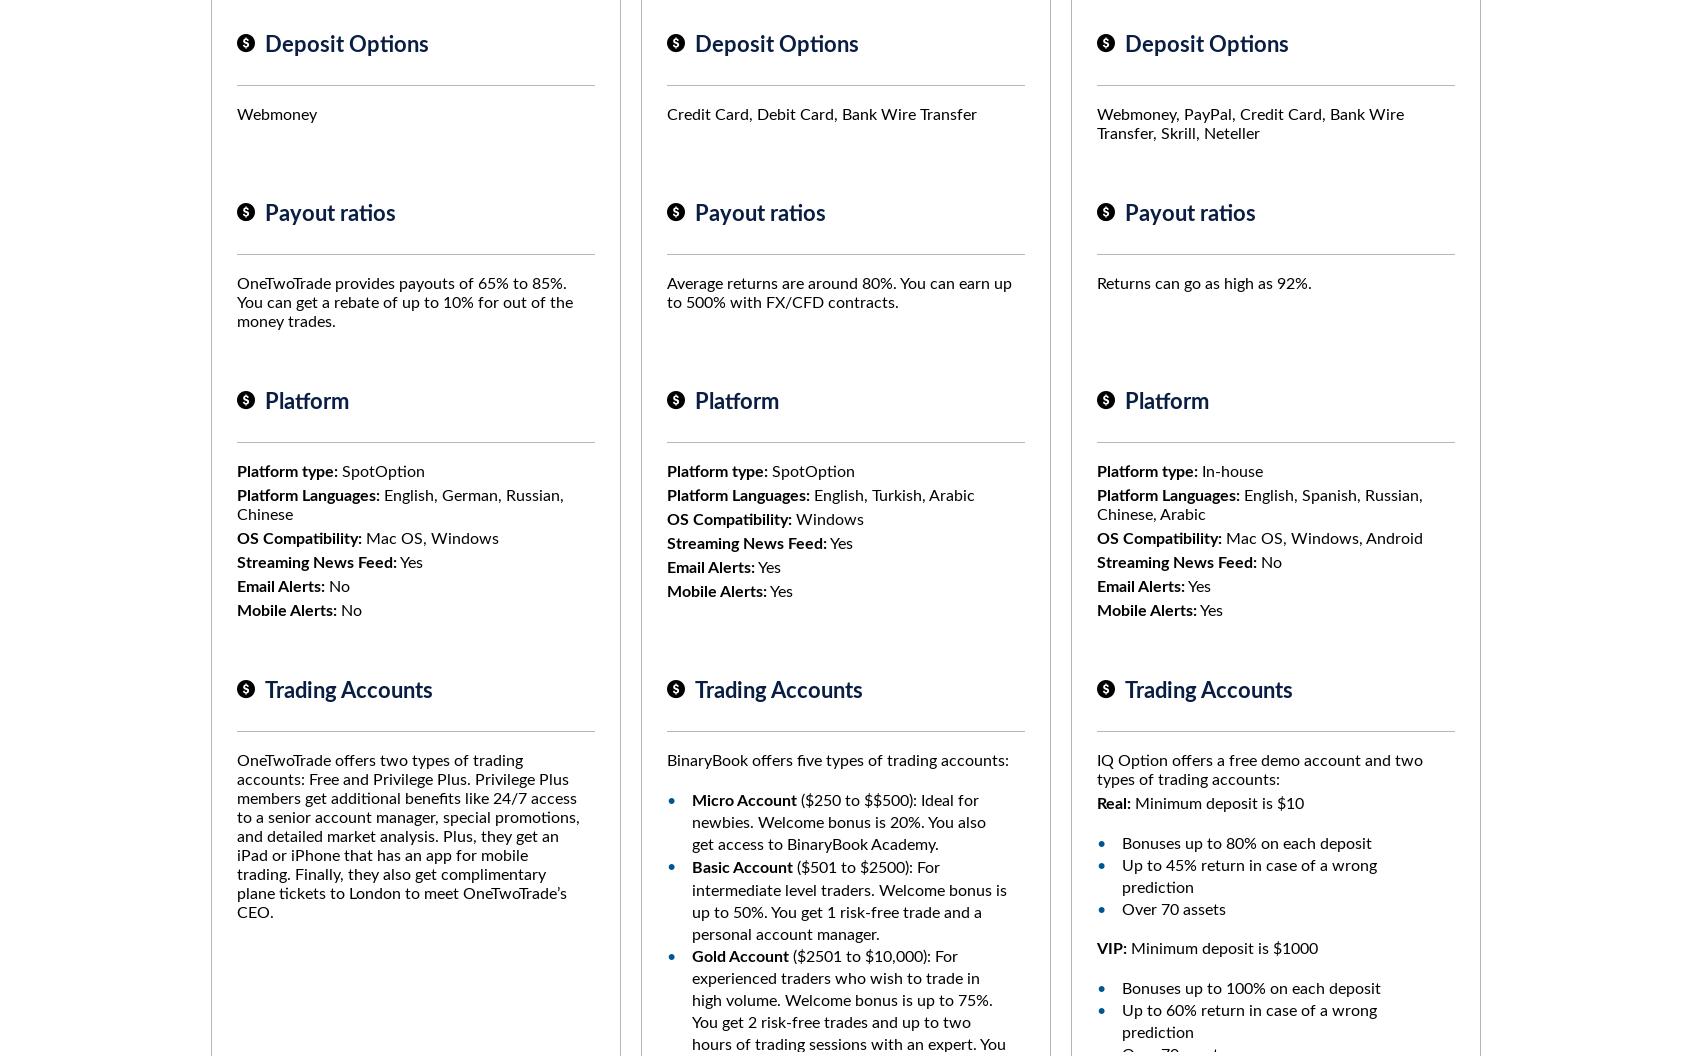 Image resolution: width=1692 pixels, height=1056 pixels. Describe the element at coordinates (1121, 989) in the screenshot. I see `'Bonuses up to 100% on each deposit'` at that location.